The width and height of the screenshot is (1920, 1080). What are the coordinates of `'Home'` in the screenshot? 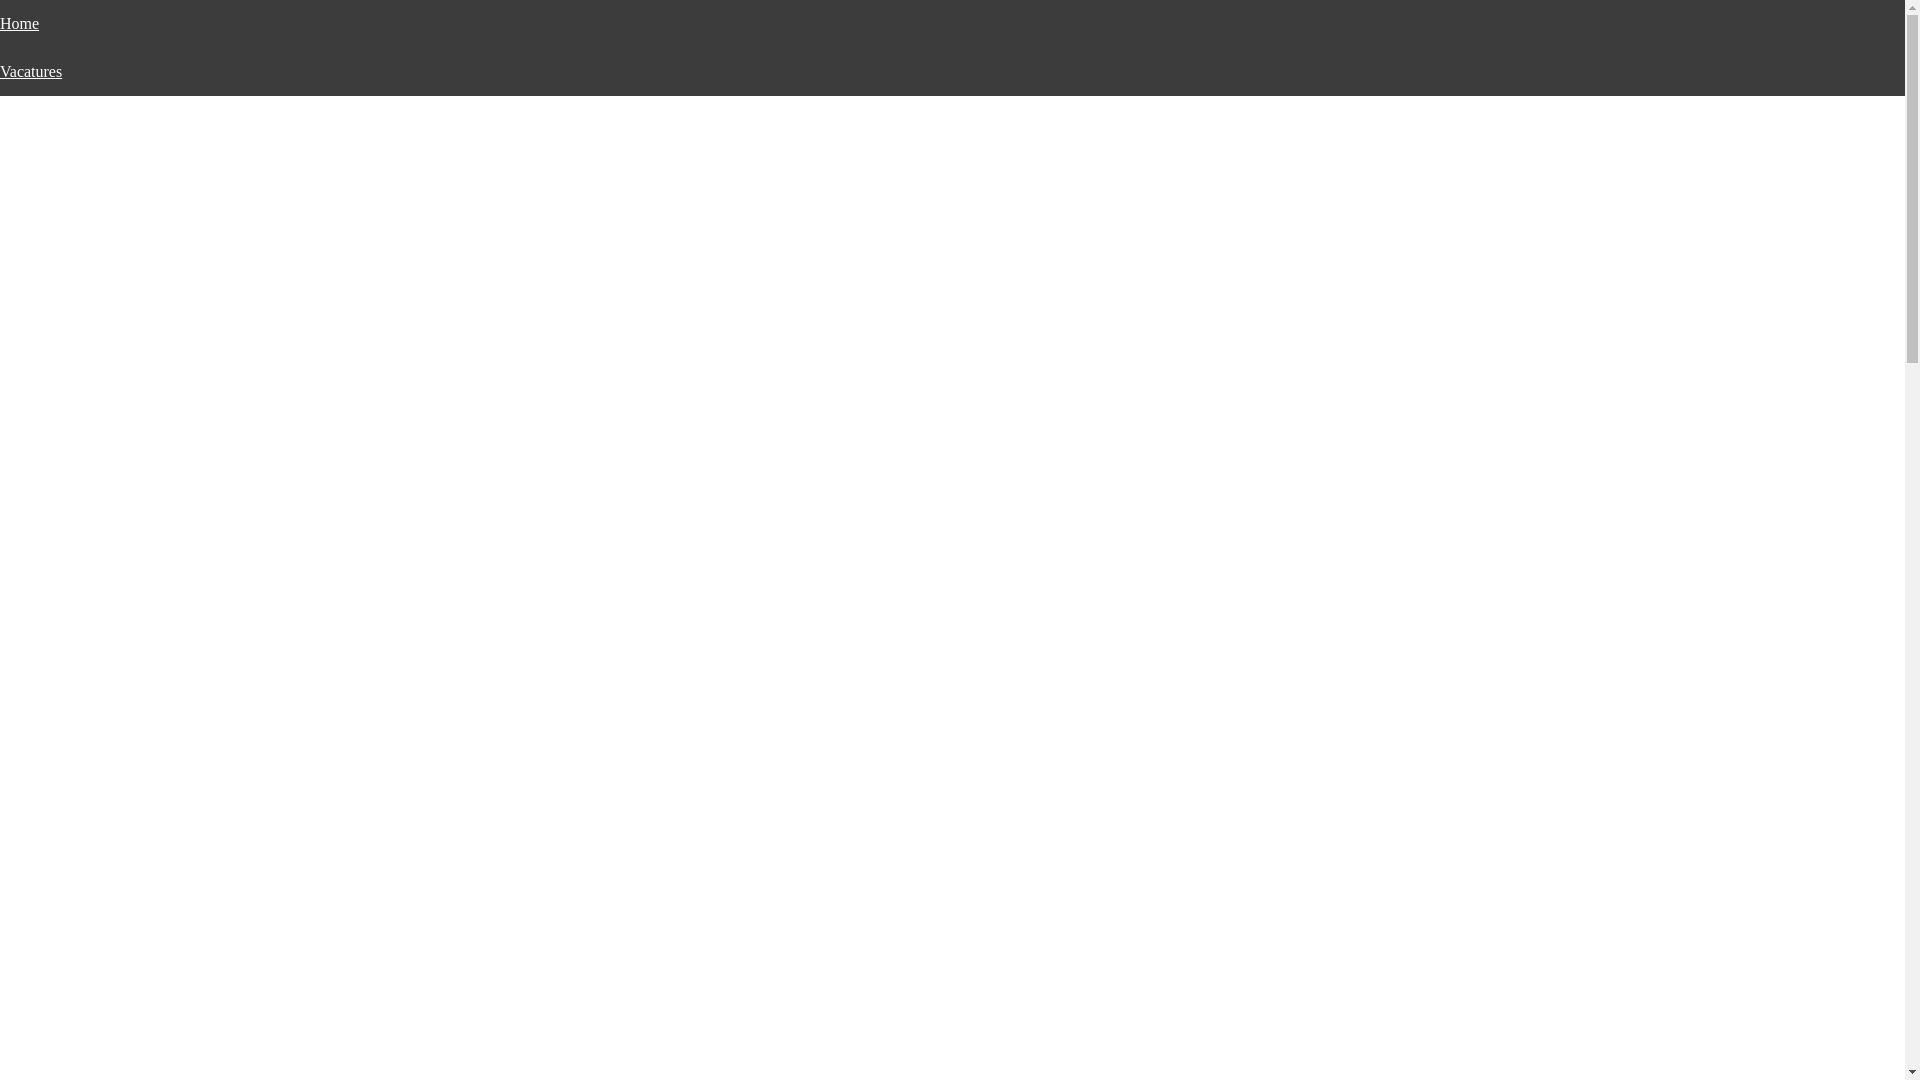 It's located at (19, 23).